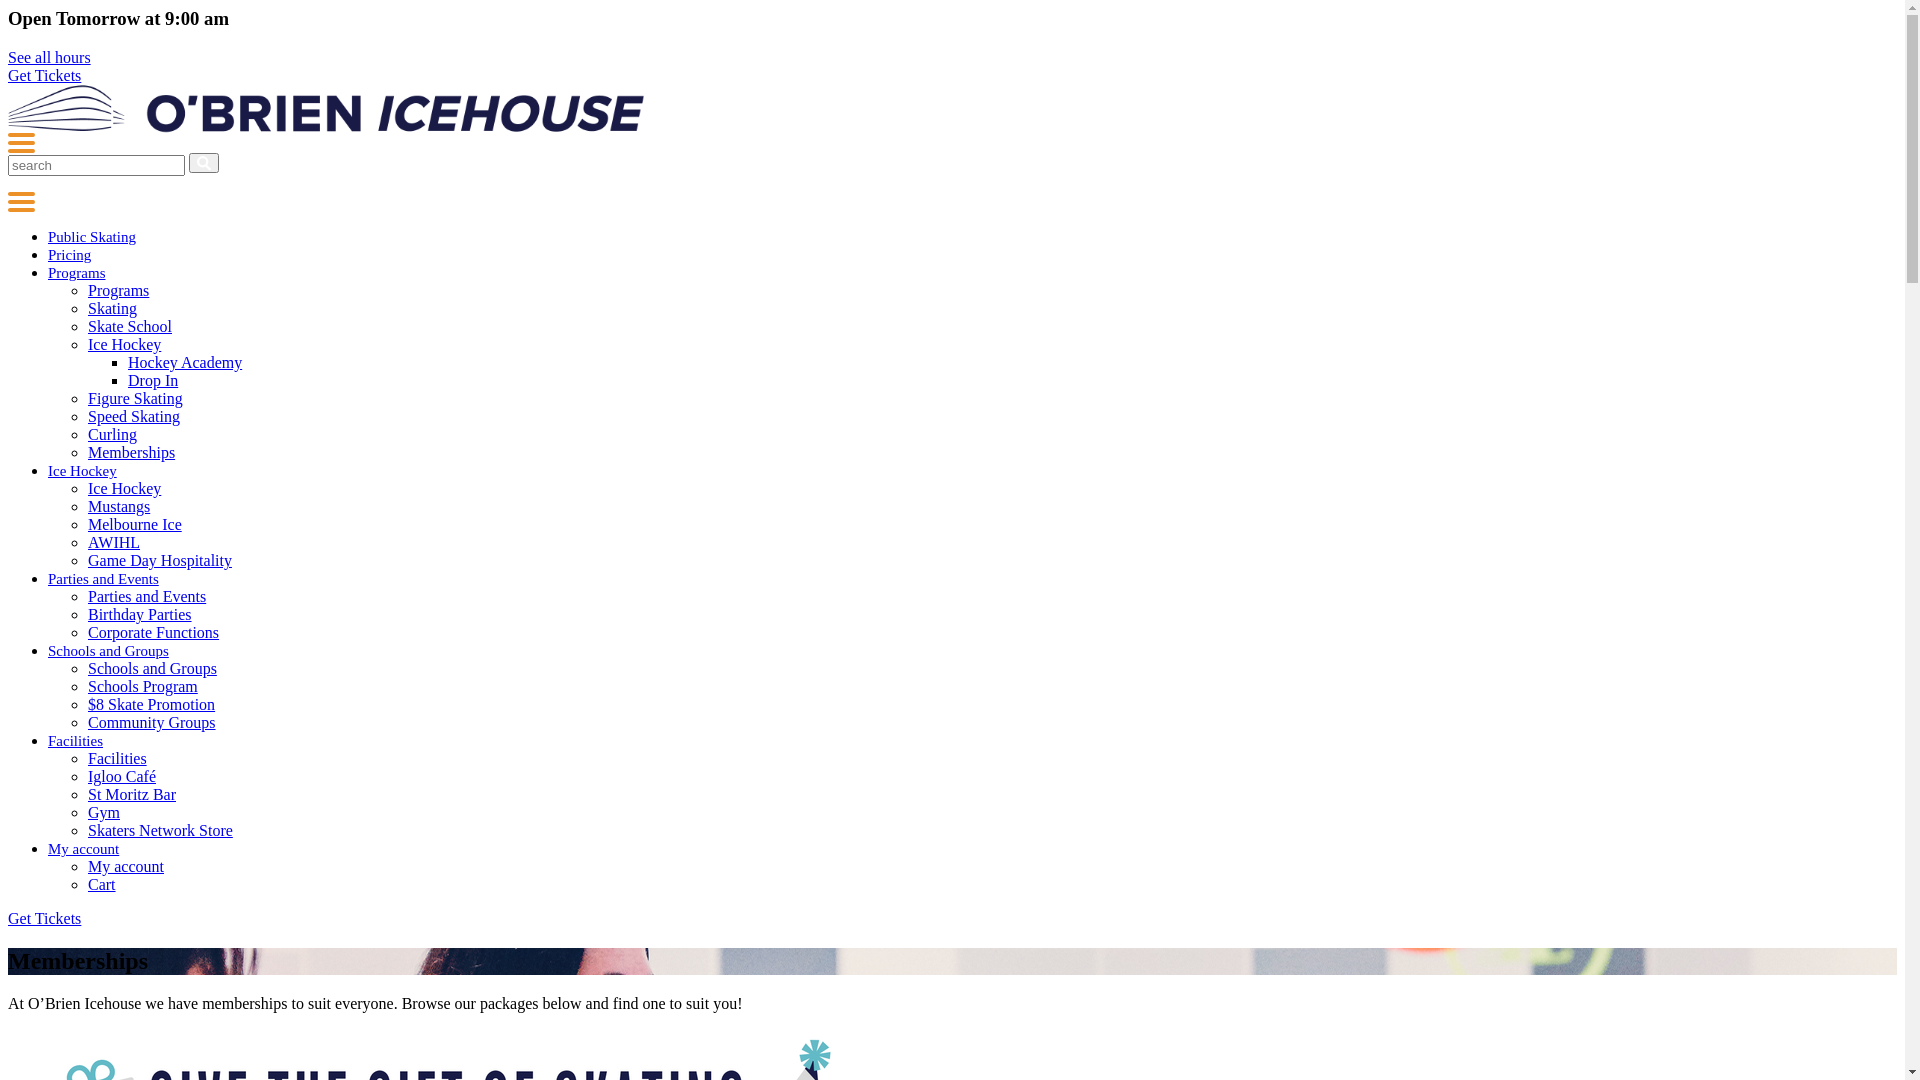 The height and width of the screenshot is (1080, 1920). Describe the element at coordinates (150, 703) in the screenshot. I see `'$8 Skate Promotion'` at that location.